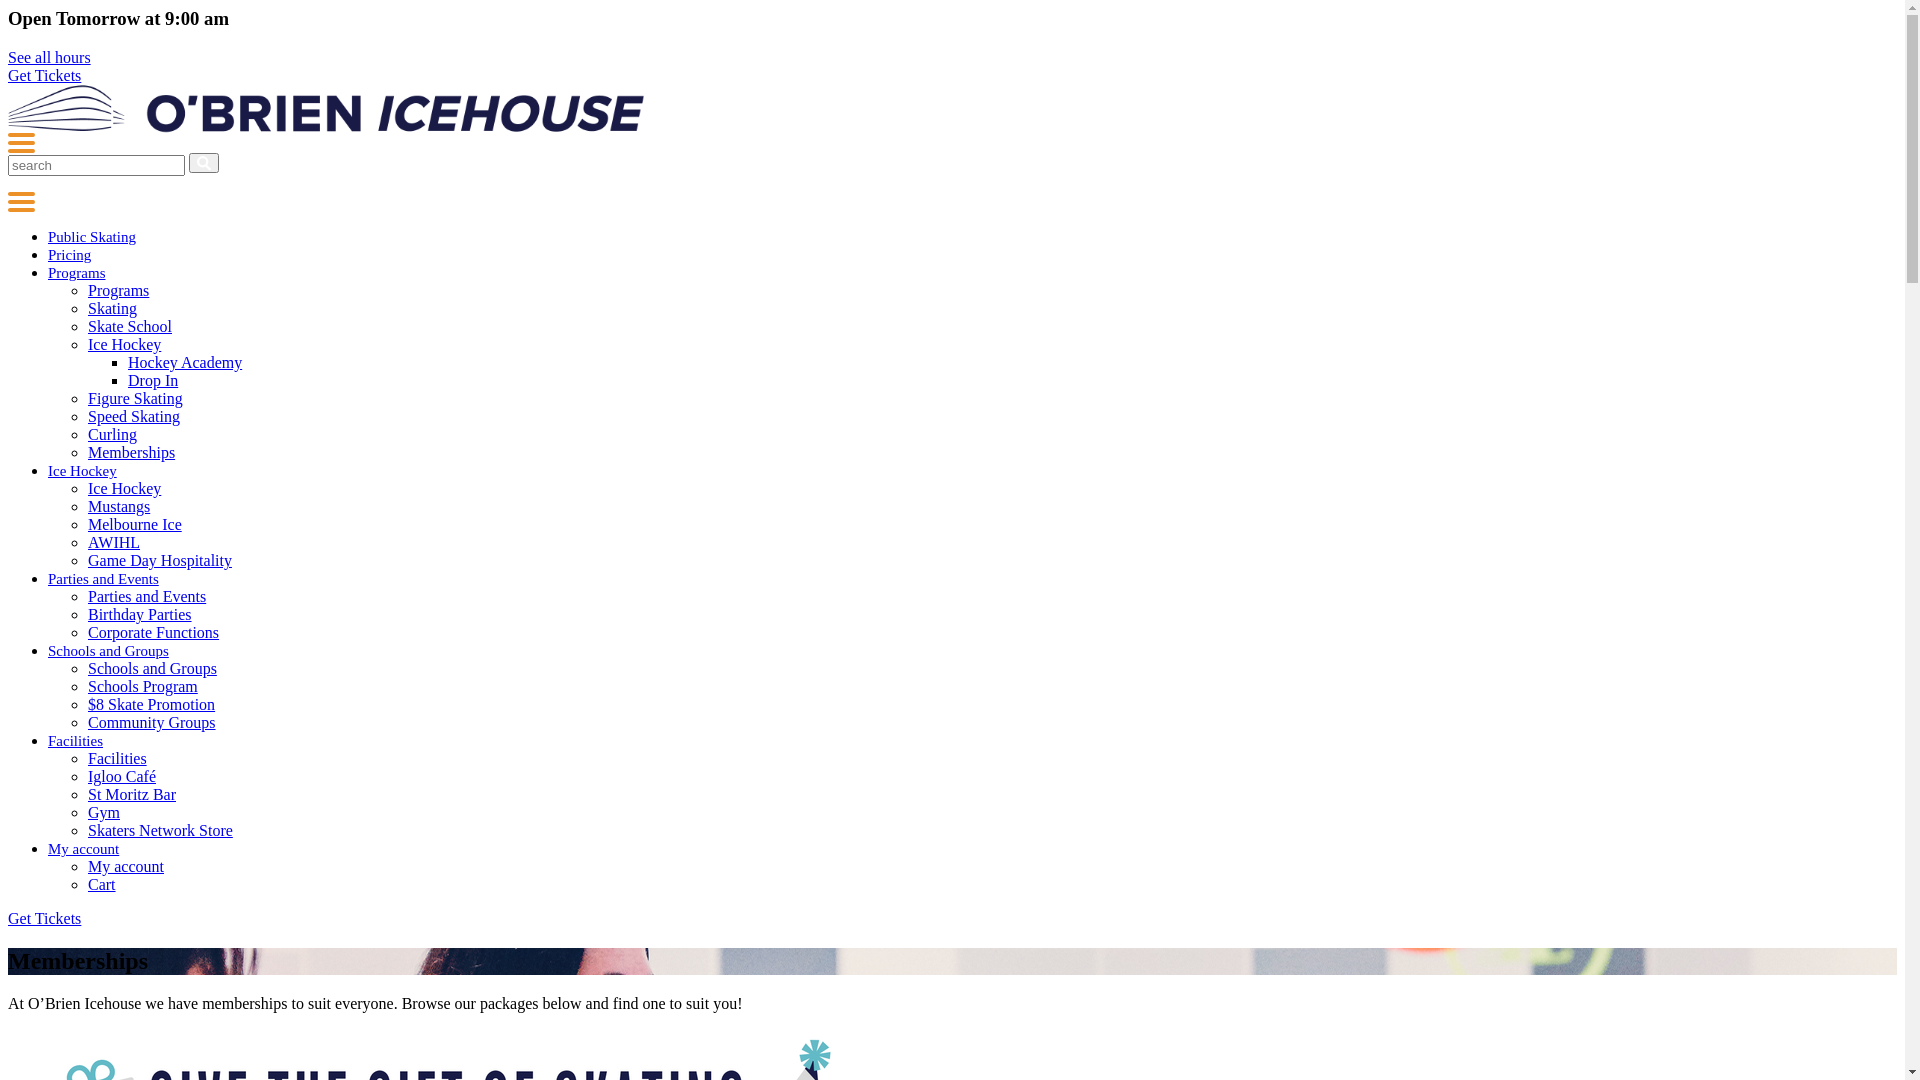 The height and width of the screenshot is (1080, 1920). Describe the element at coordinates (150, 703) in the screenshot. I see `'$8 Skate Promotion'` at that location.